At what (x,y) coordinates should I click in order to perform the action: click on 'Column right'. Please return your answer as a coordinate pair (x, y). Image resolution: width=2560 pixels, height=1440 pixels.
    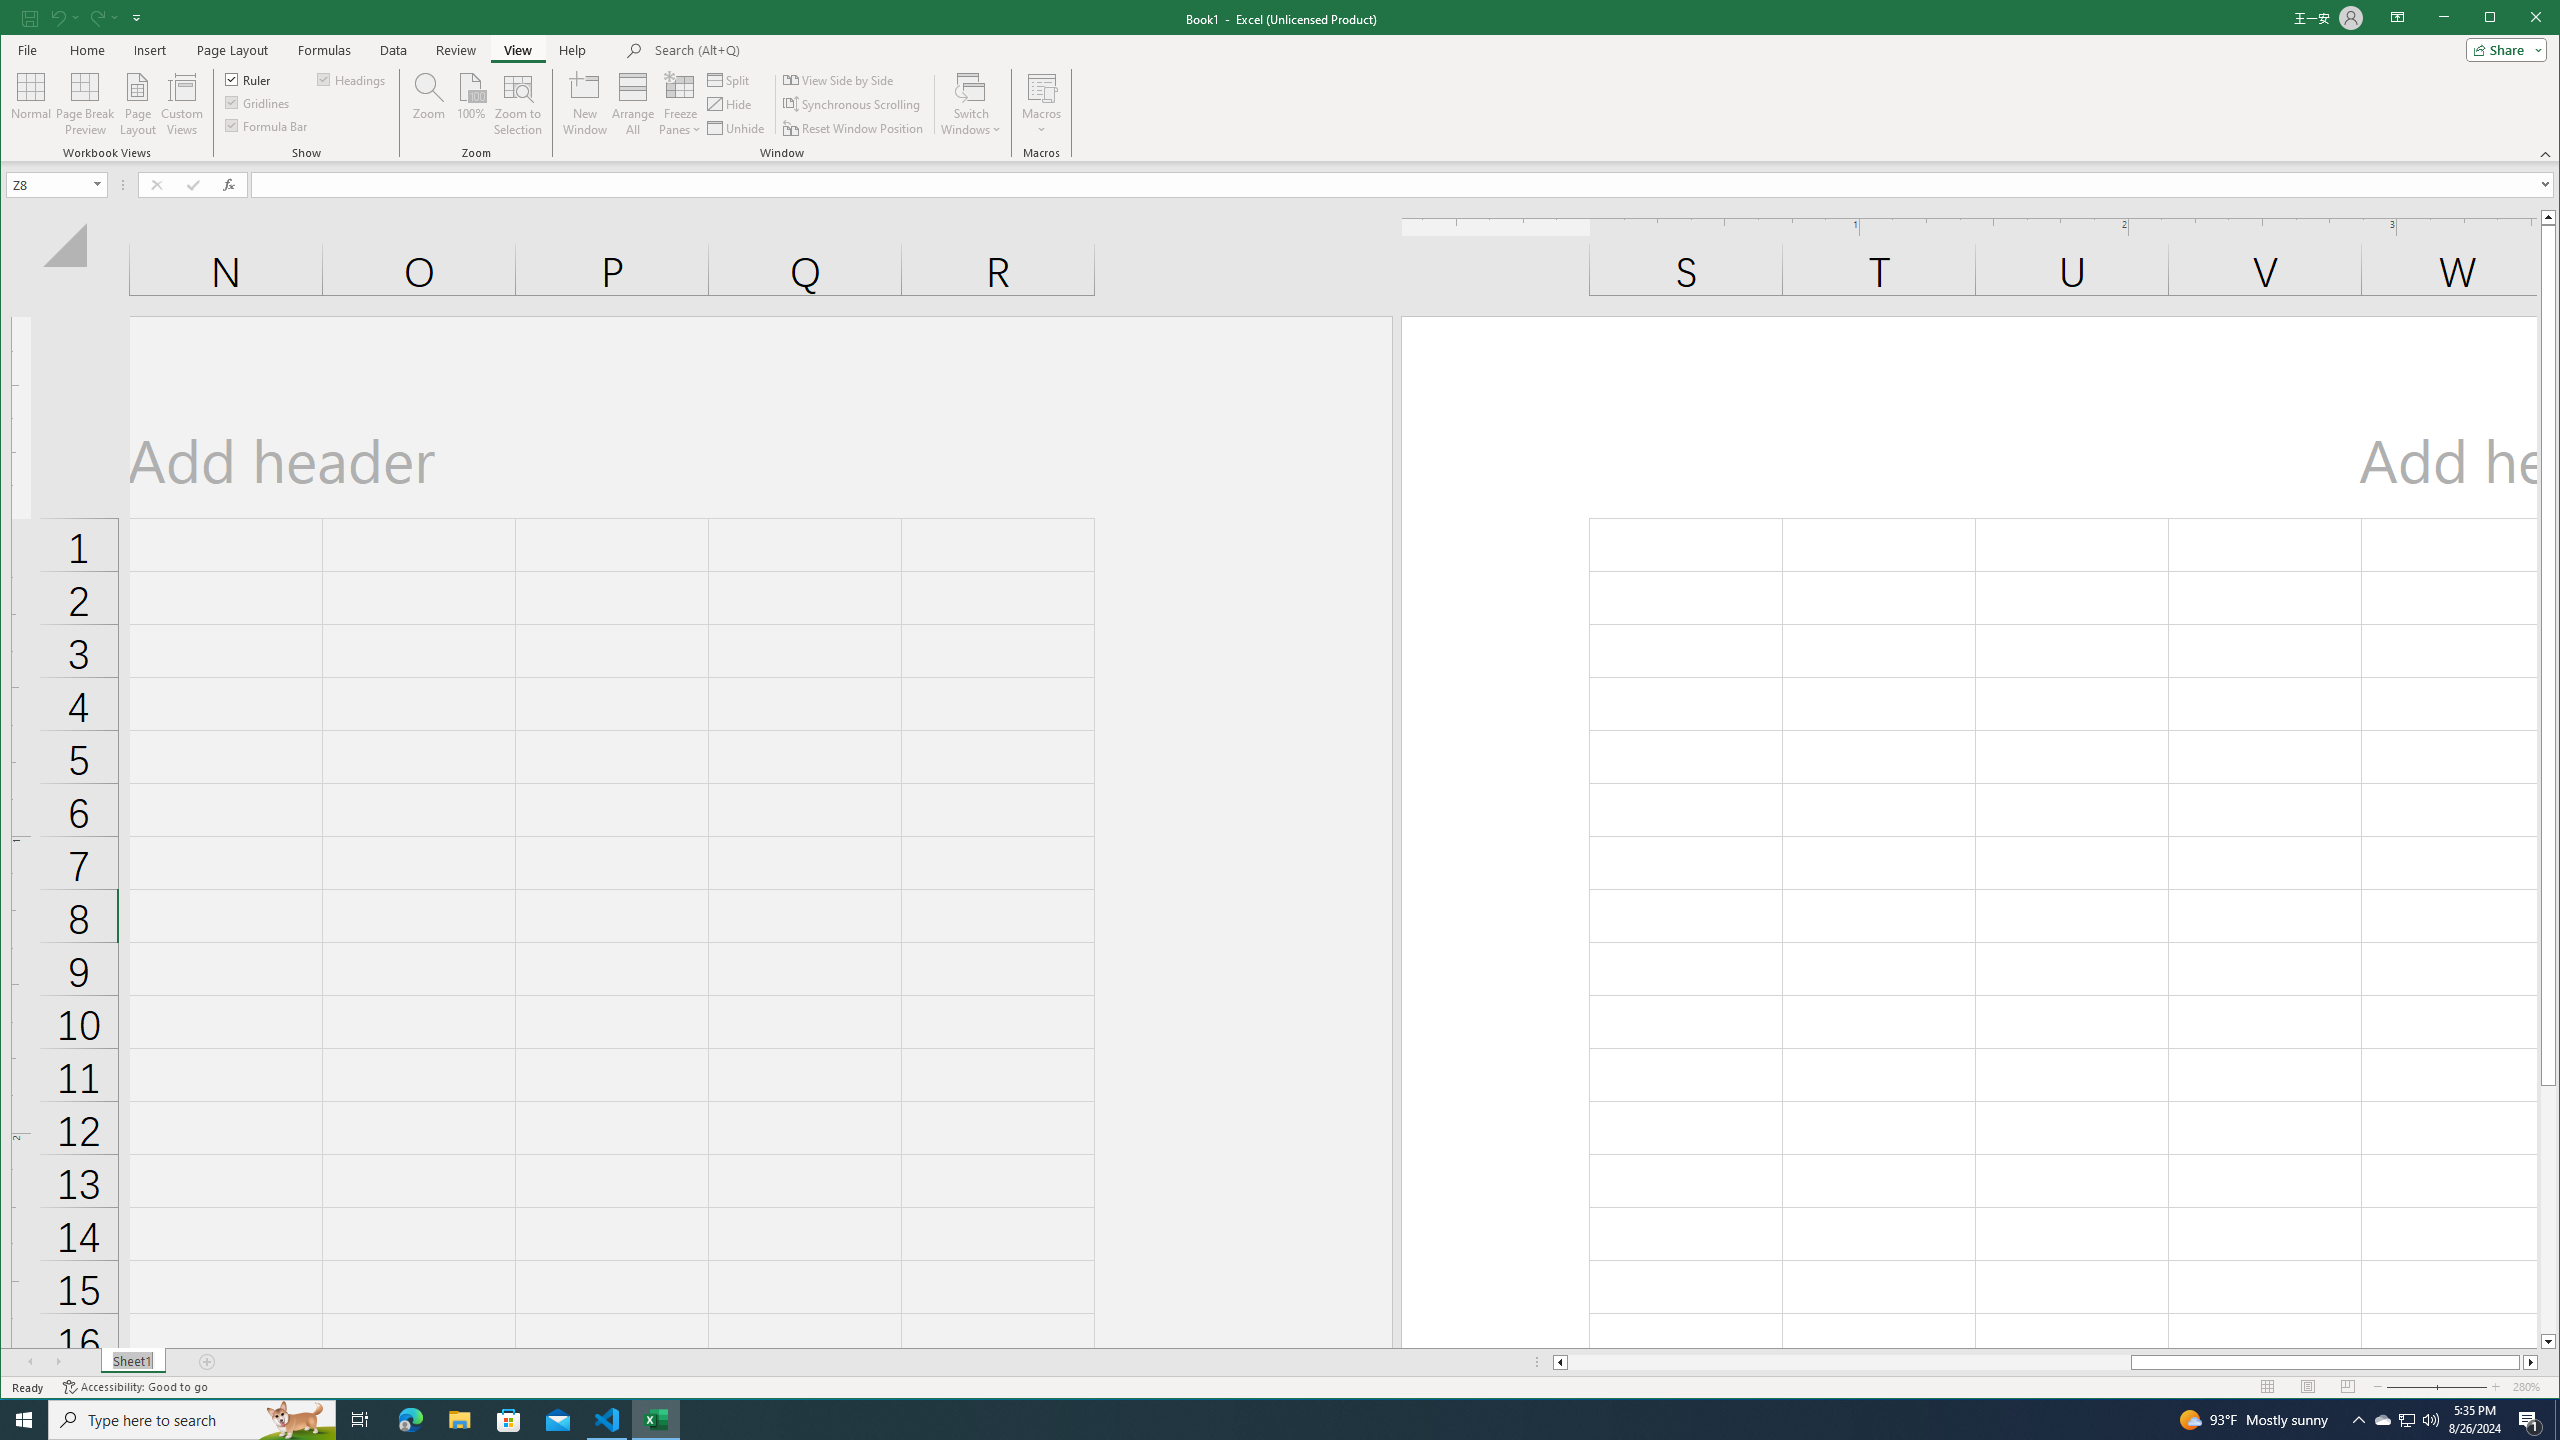
    Looking at the image, I should click on (2531, 1362).